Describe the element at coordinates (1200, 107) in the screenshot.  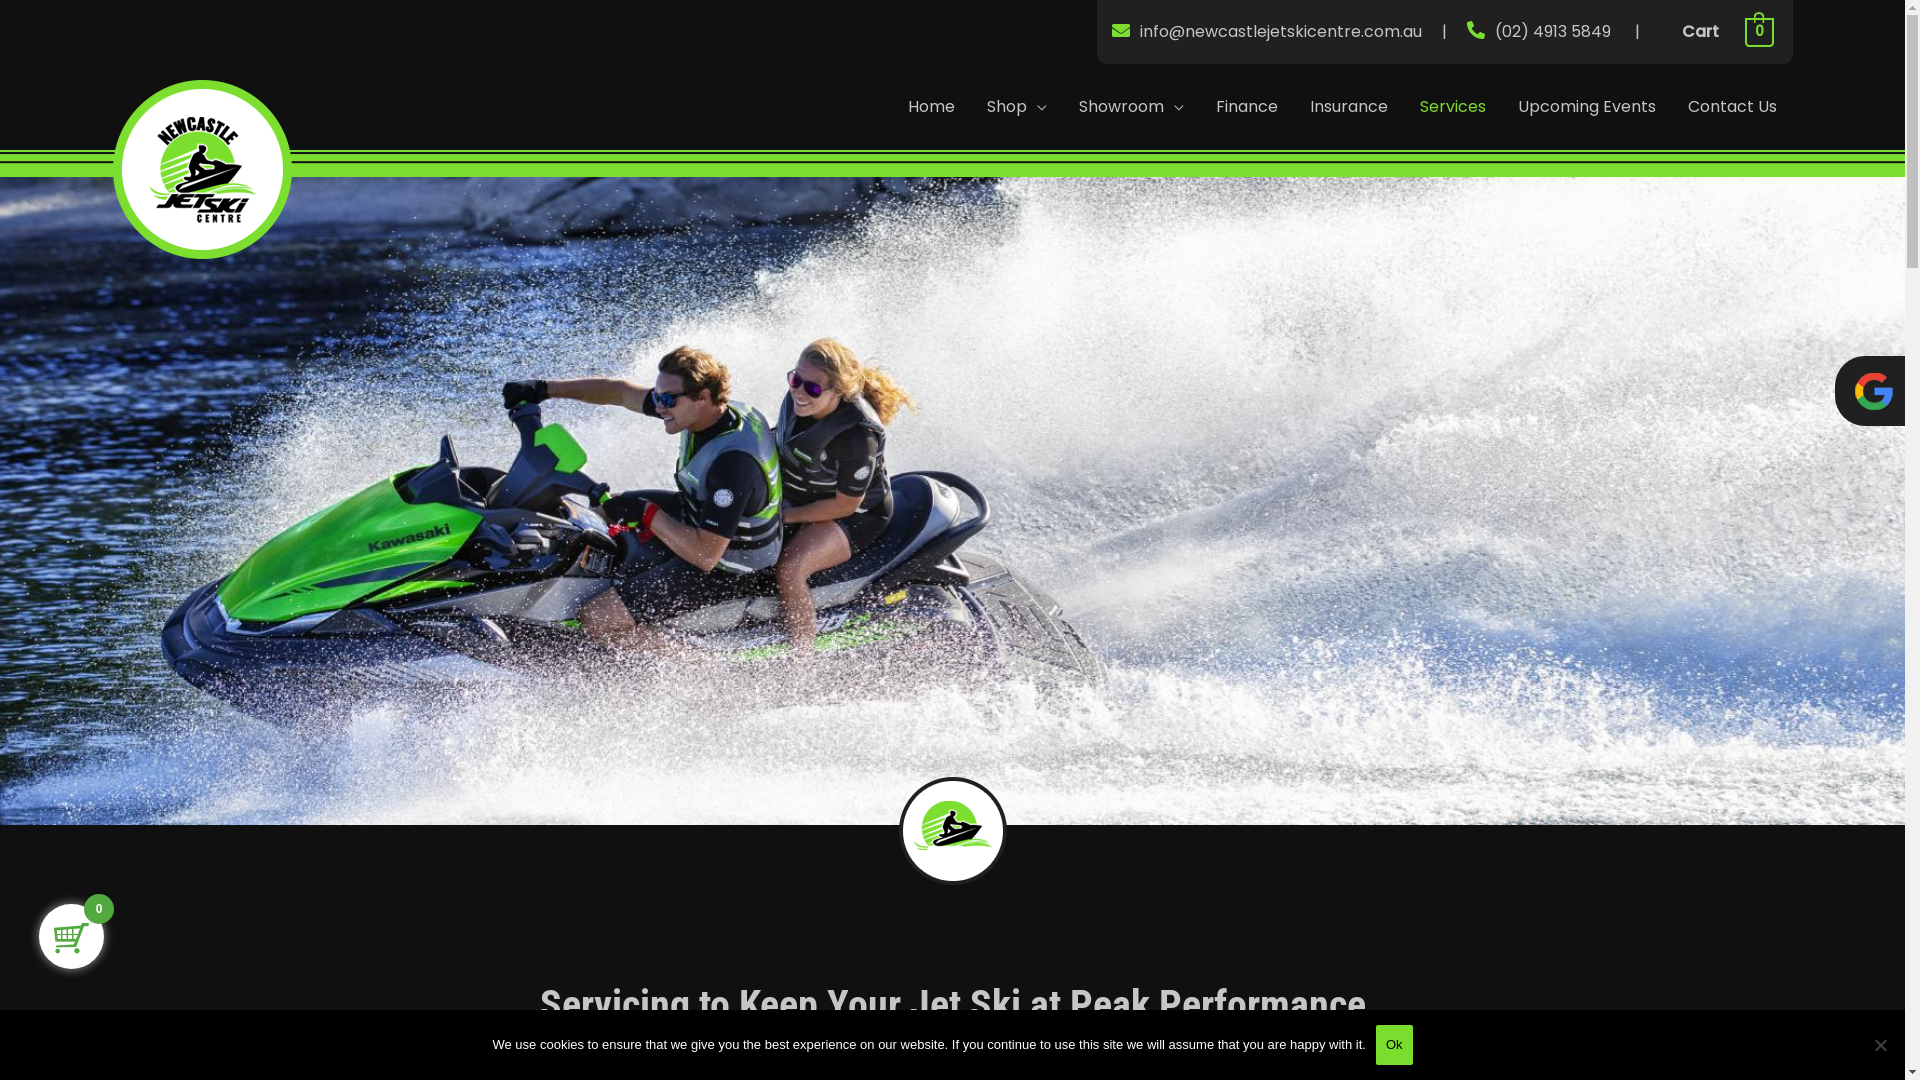
I see `'Finance'` at that location.